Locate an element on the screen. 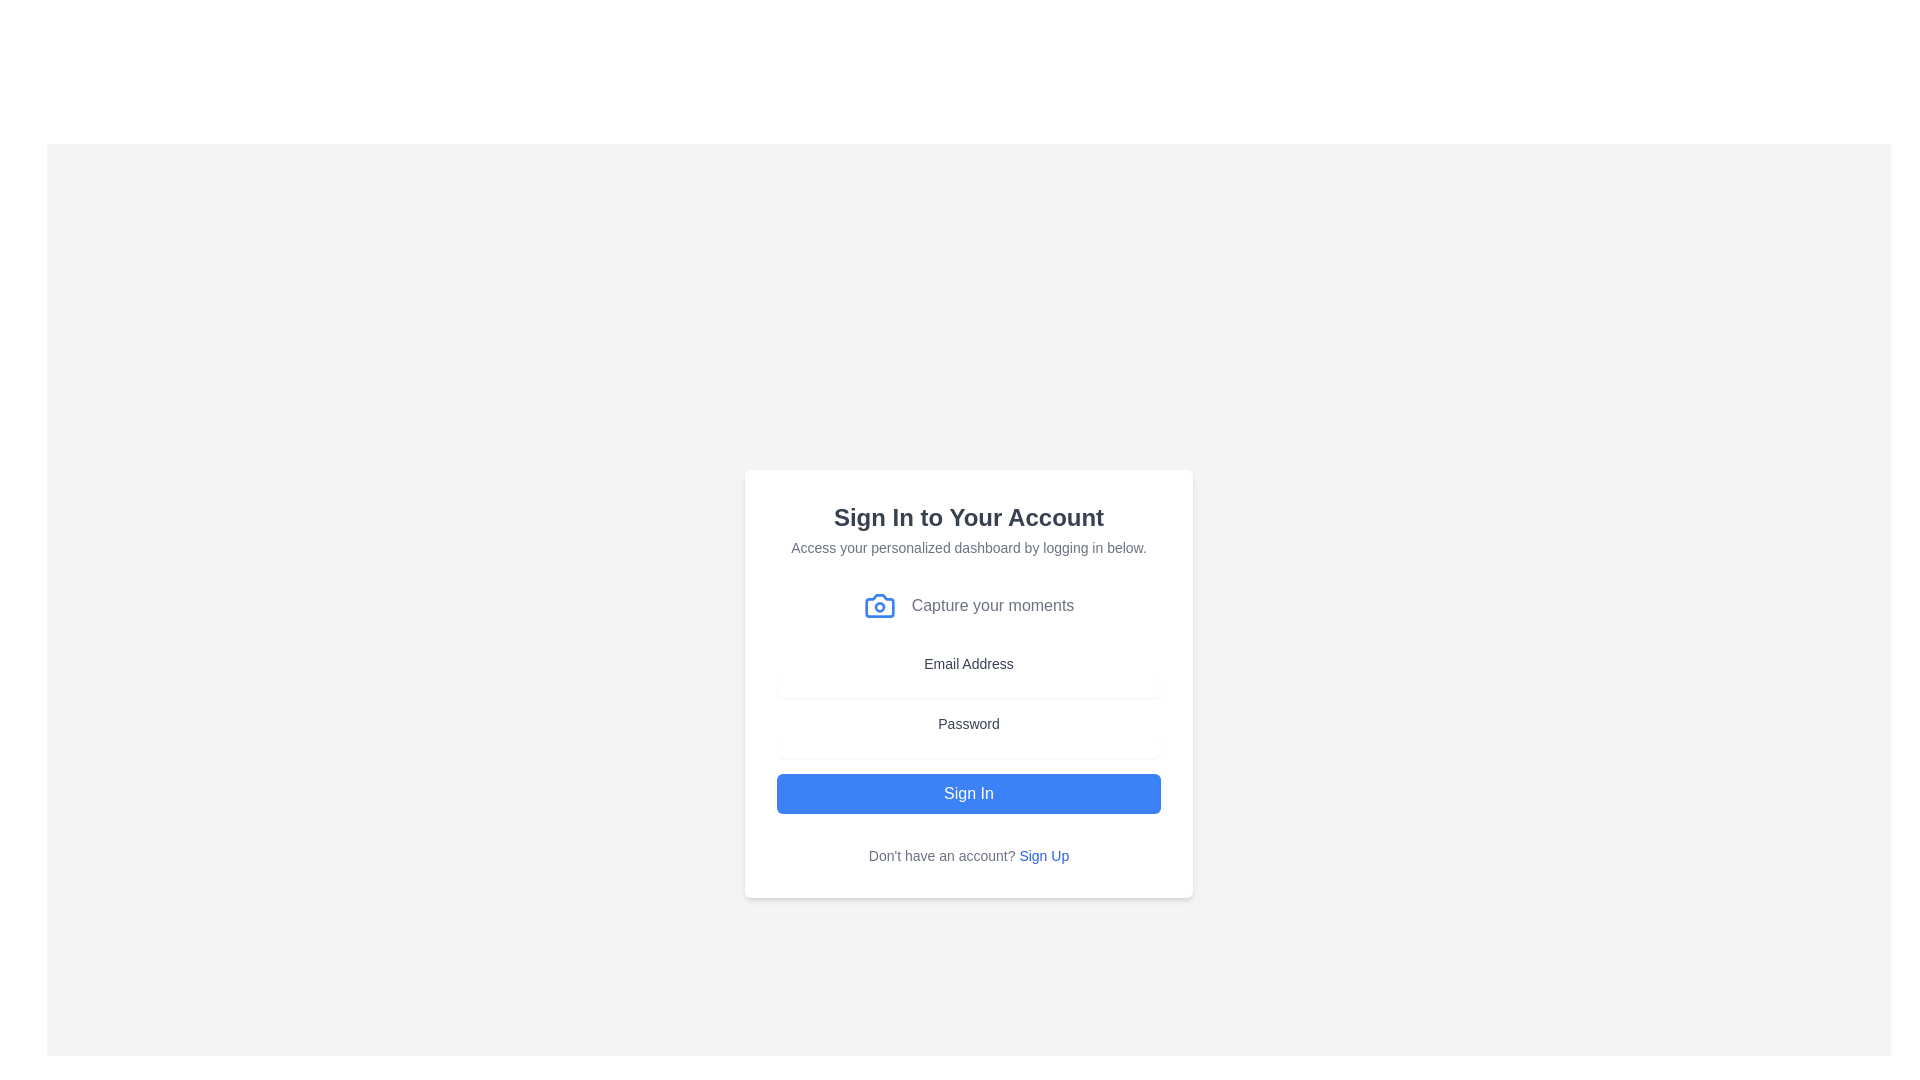 This screenshot has width=1920, height=1080. the 'Sign Up' hyperlink in the text 'Don't have an account? Sign Up' to trigger the underline styling is located at coordinates (969, 855).